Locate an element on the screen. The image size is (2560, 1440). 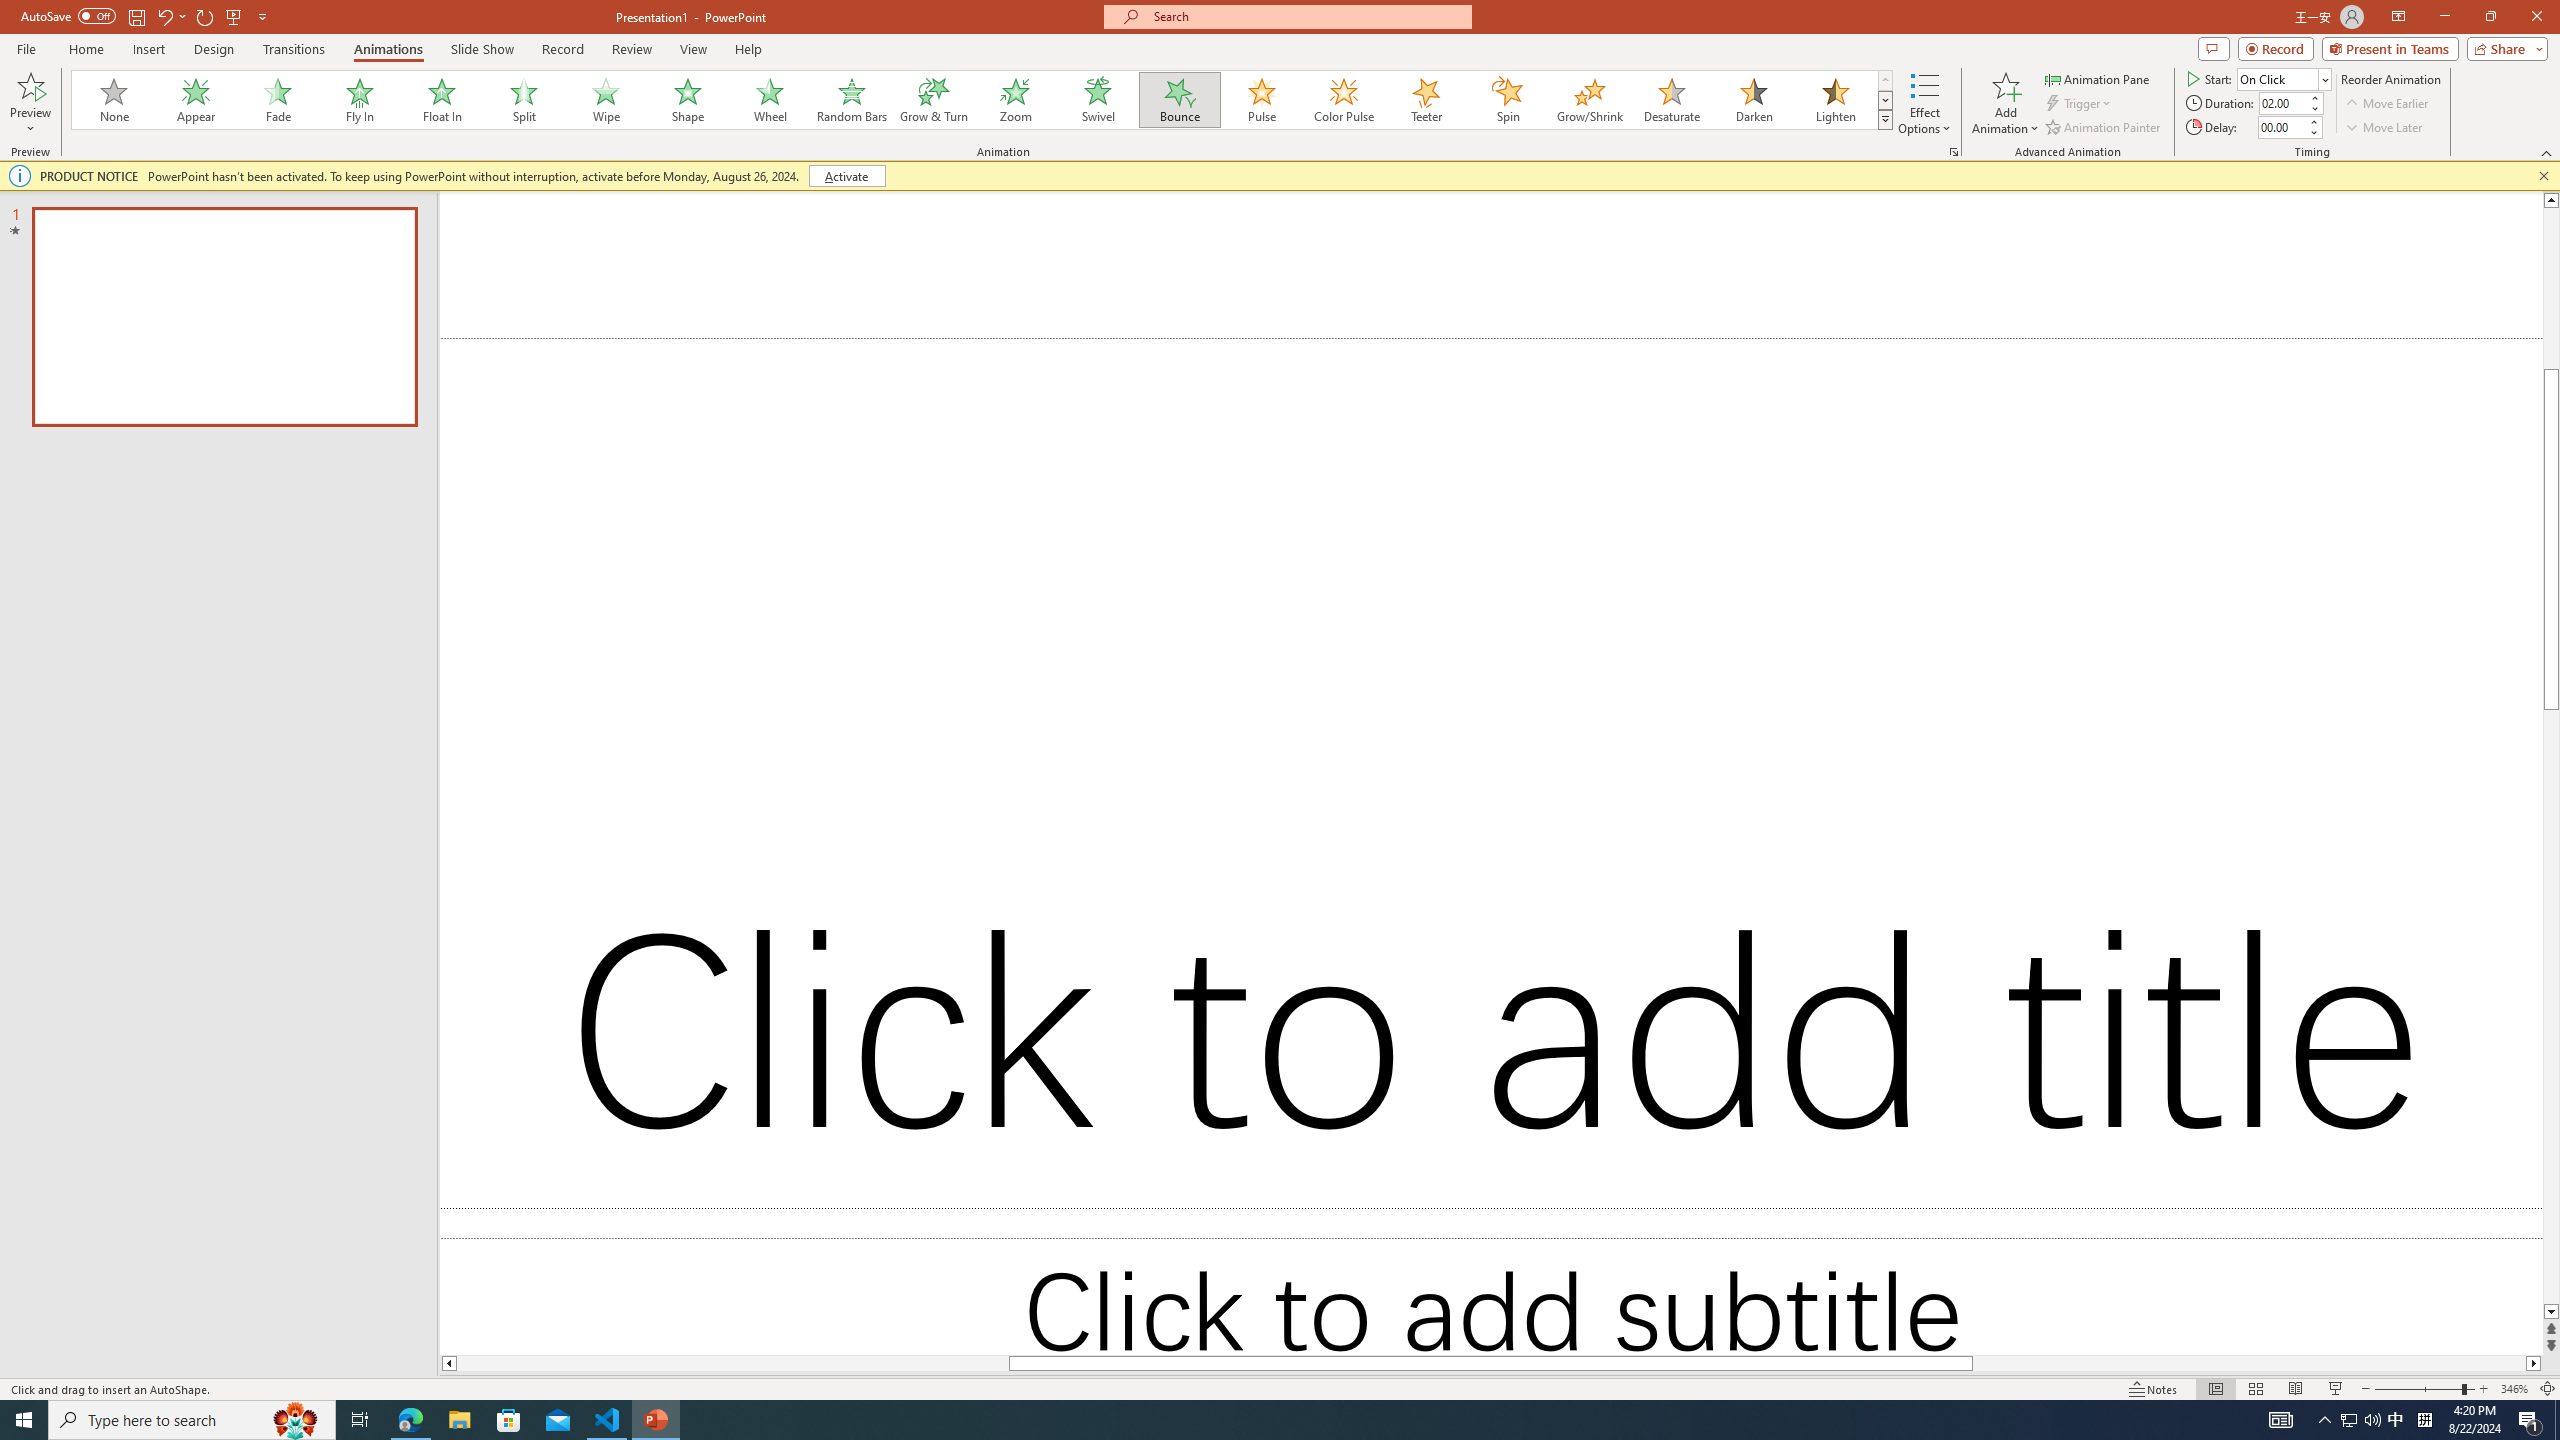
'Spin' is located at coordinates (1507, 99).